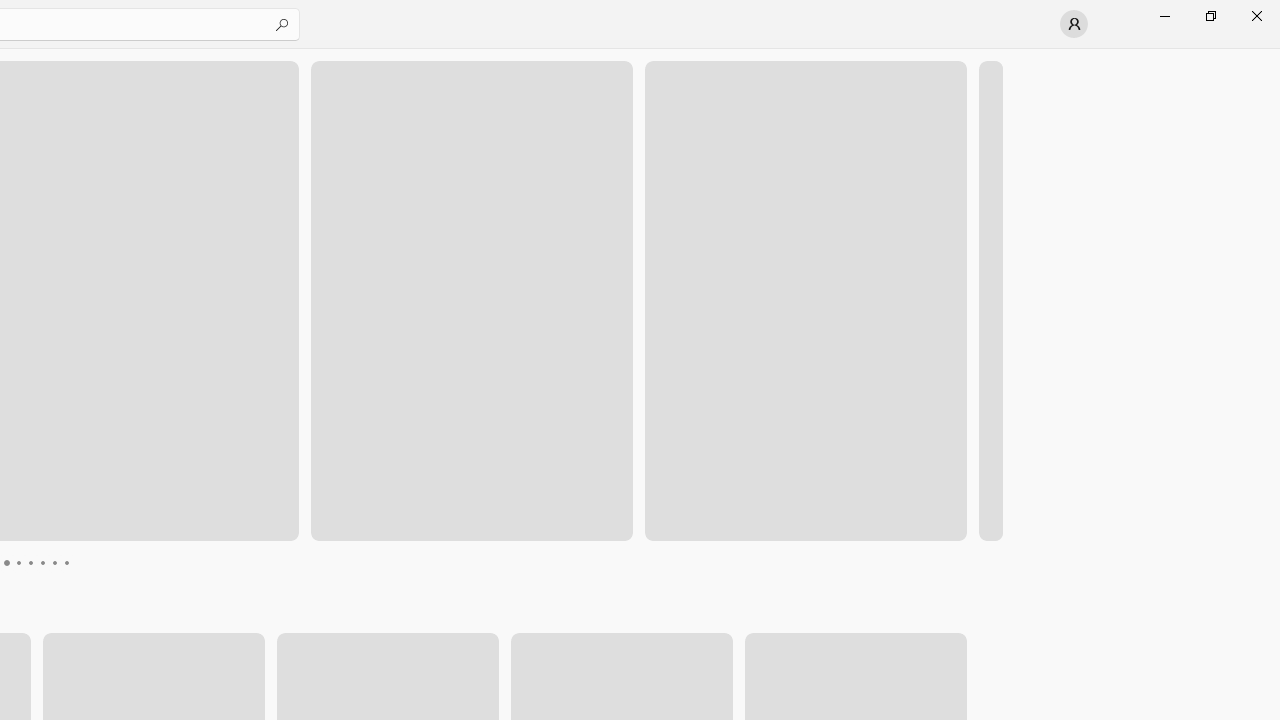 The image size is (1280, 720). I want to click on 'Minimize Microsoft Store', so click(1164, 15).